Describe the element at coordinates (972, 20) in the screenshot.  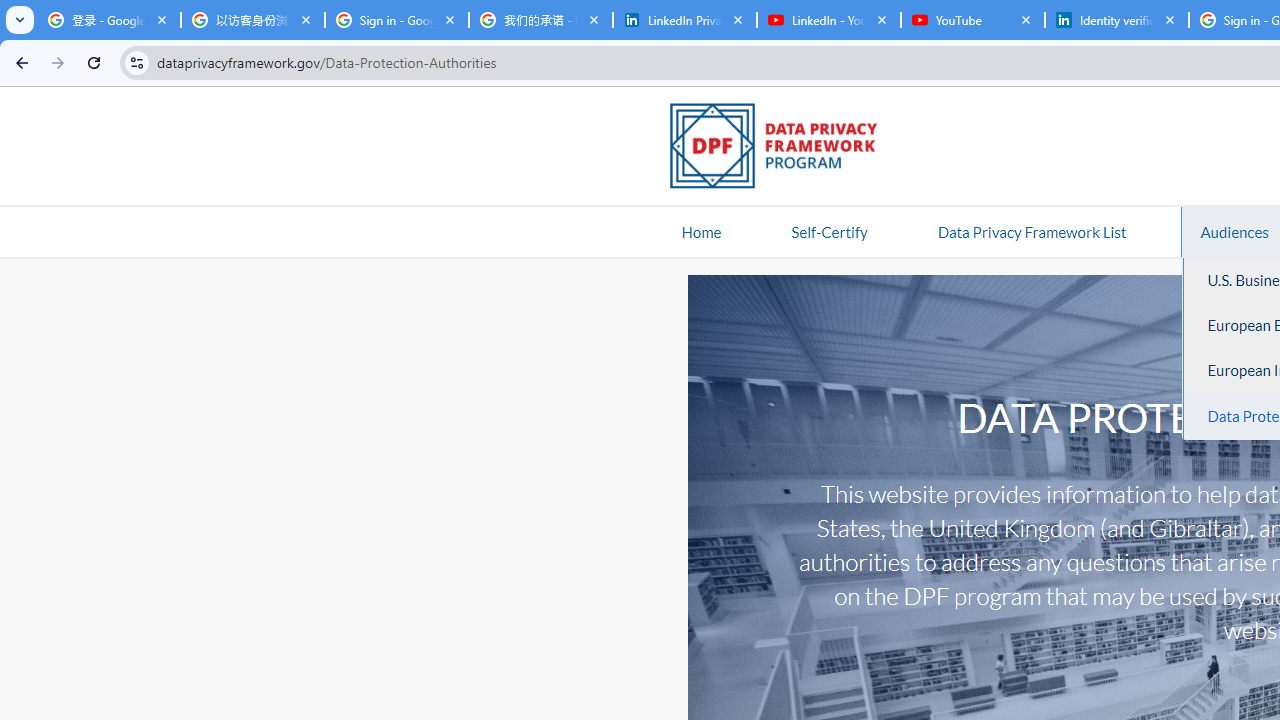
I see `'YouTube'` at that location.